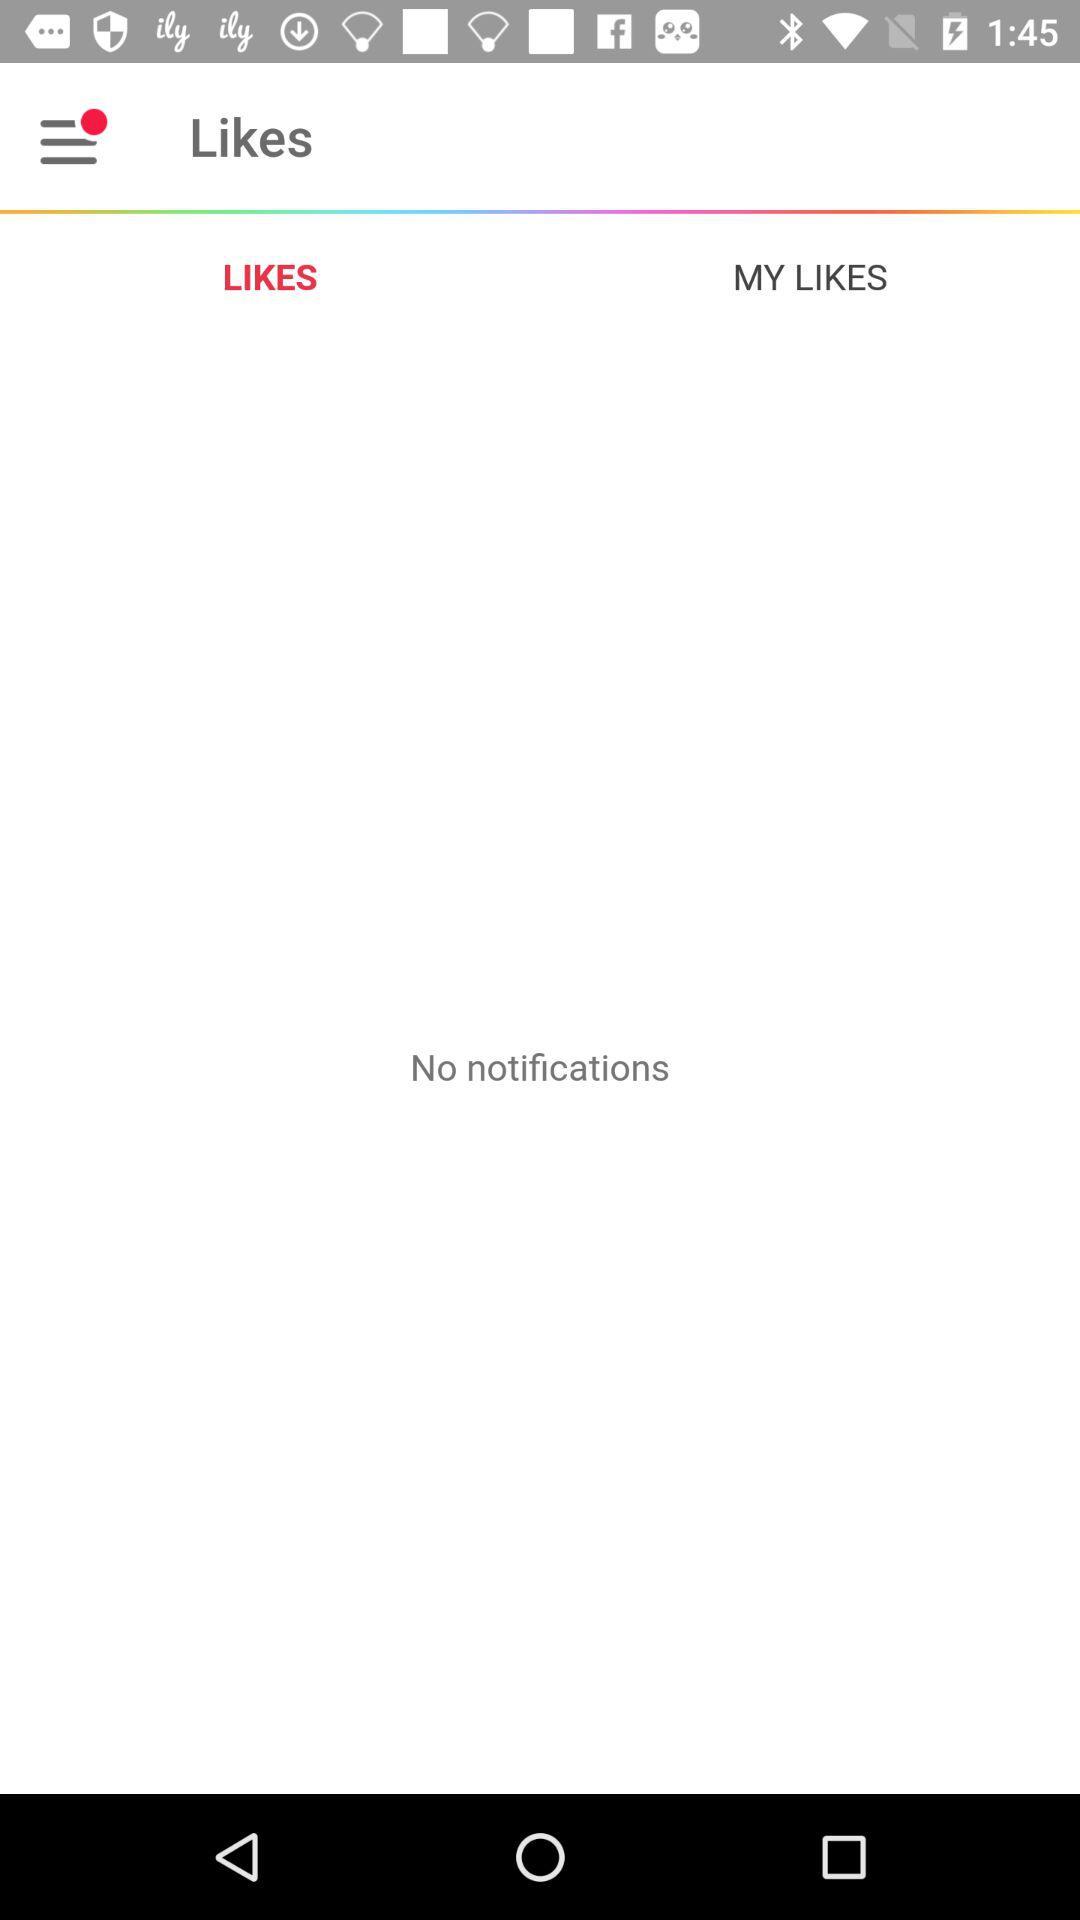  I want to click on the item above the no notifications item, so click(810, 275).